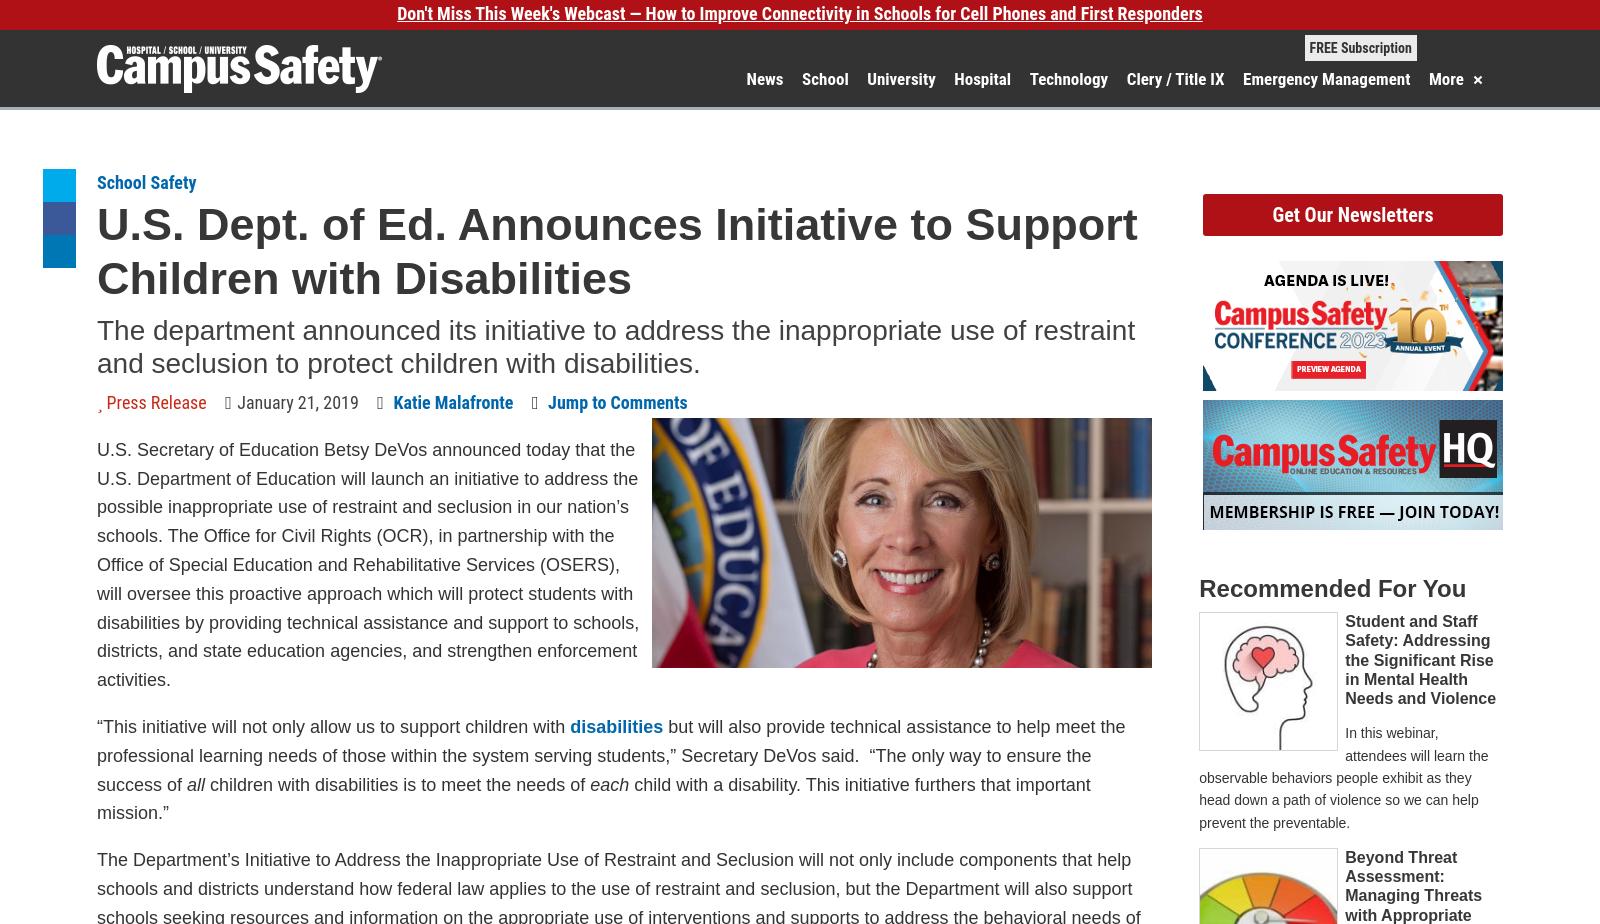  What do you see at coordinates (617, 401) in the screenshot?
I see `'Jump to Comments'` at bounding box center [617, 401].